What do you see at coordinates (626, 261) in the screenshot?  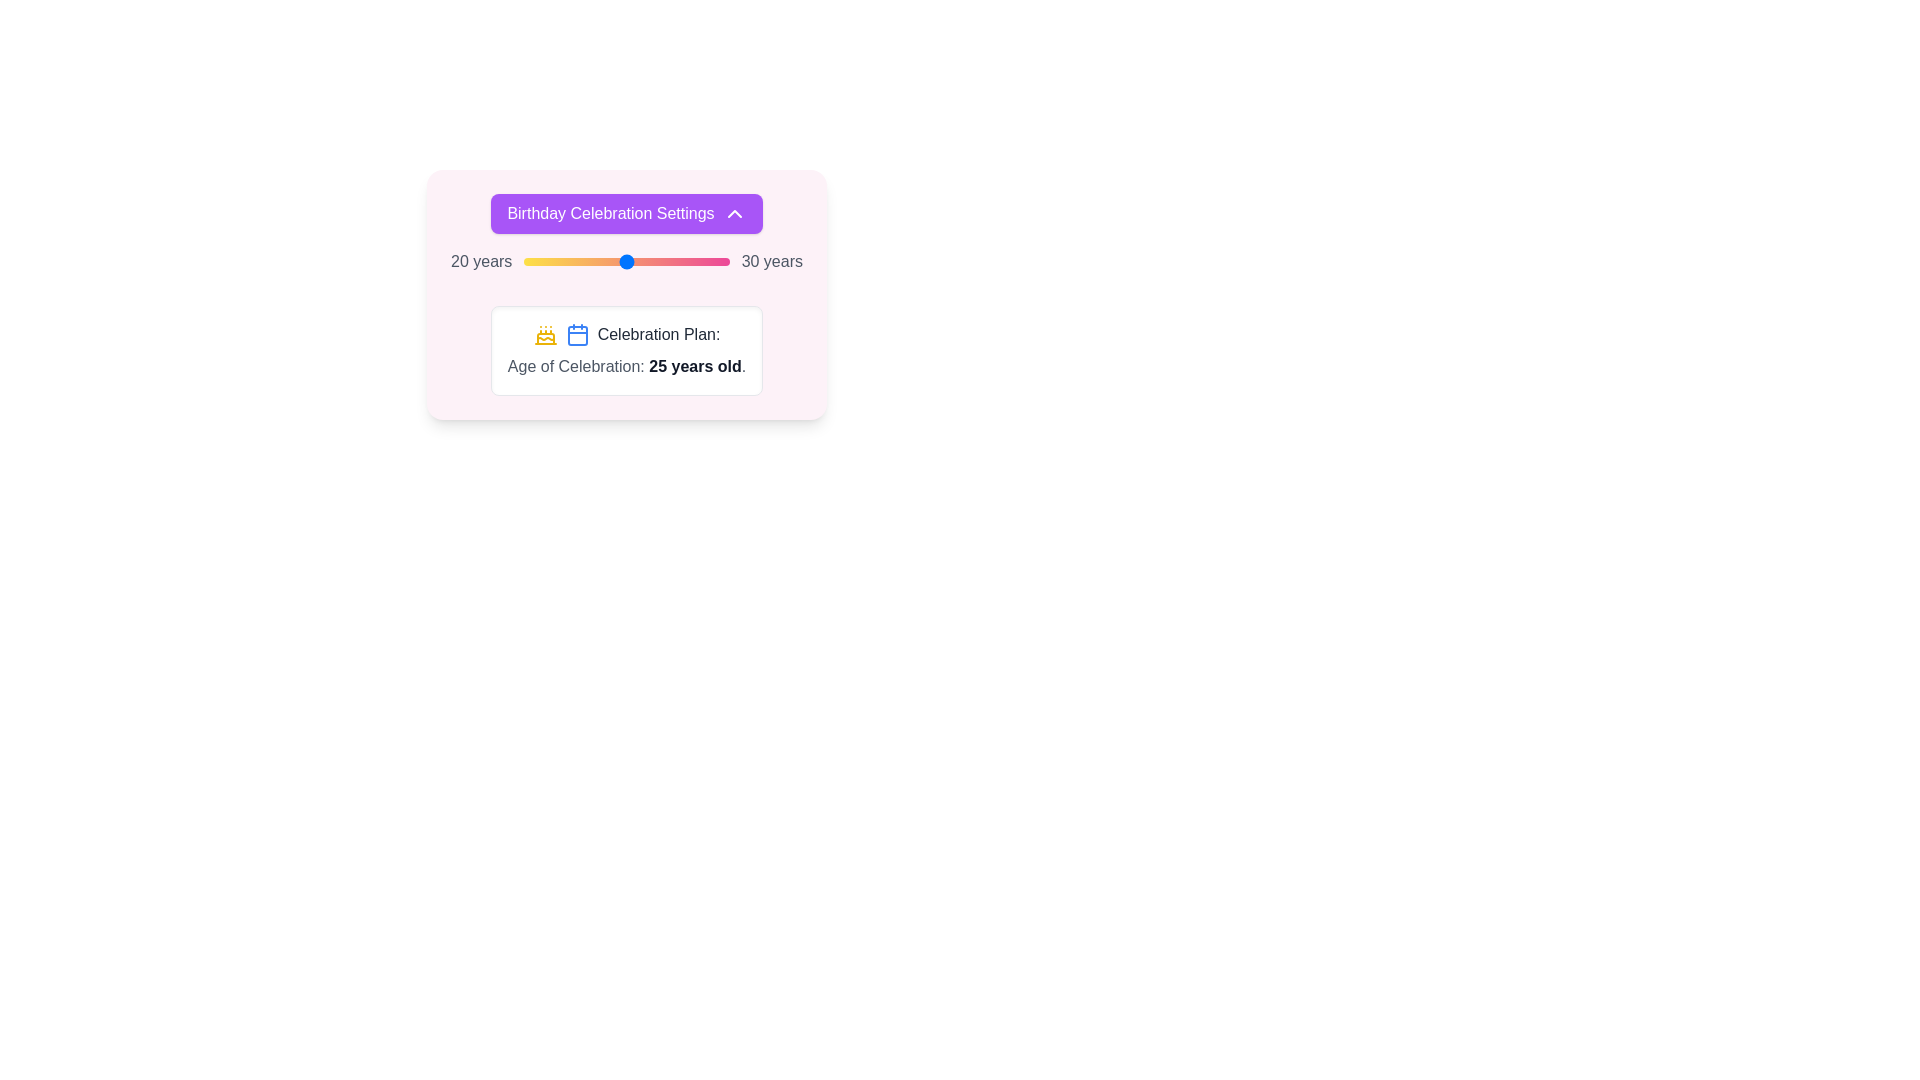 I see `the slider to set the celebration age to 25 years` at bounding box center [626, 261].